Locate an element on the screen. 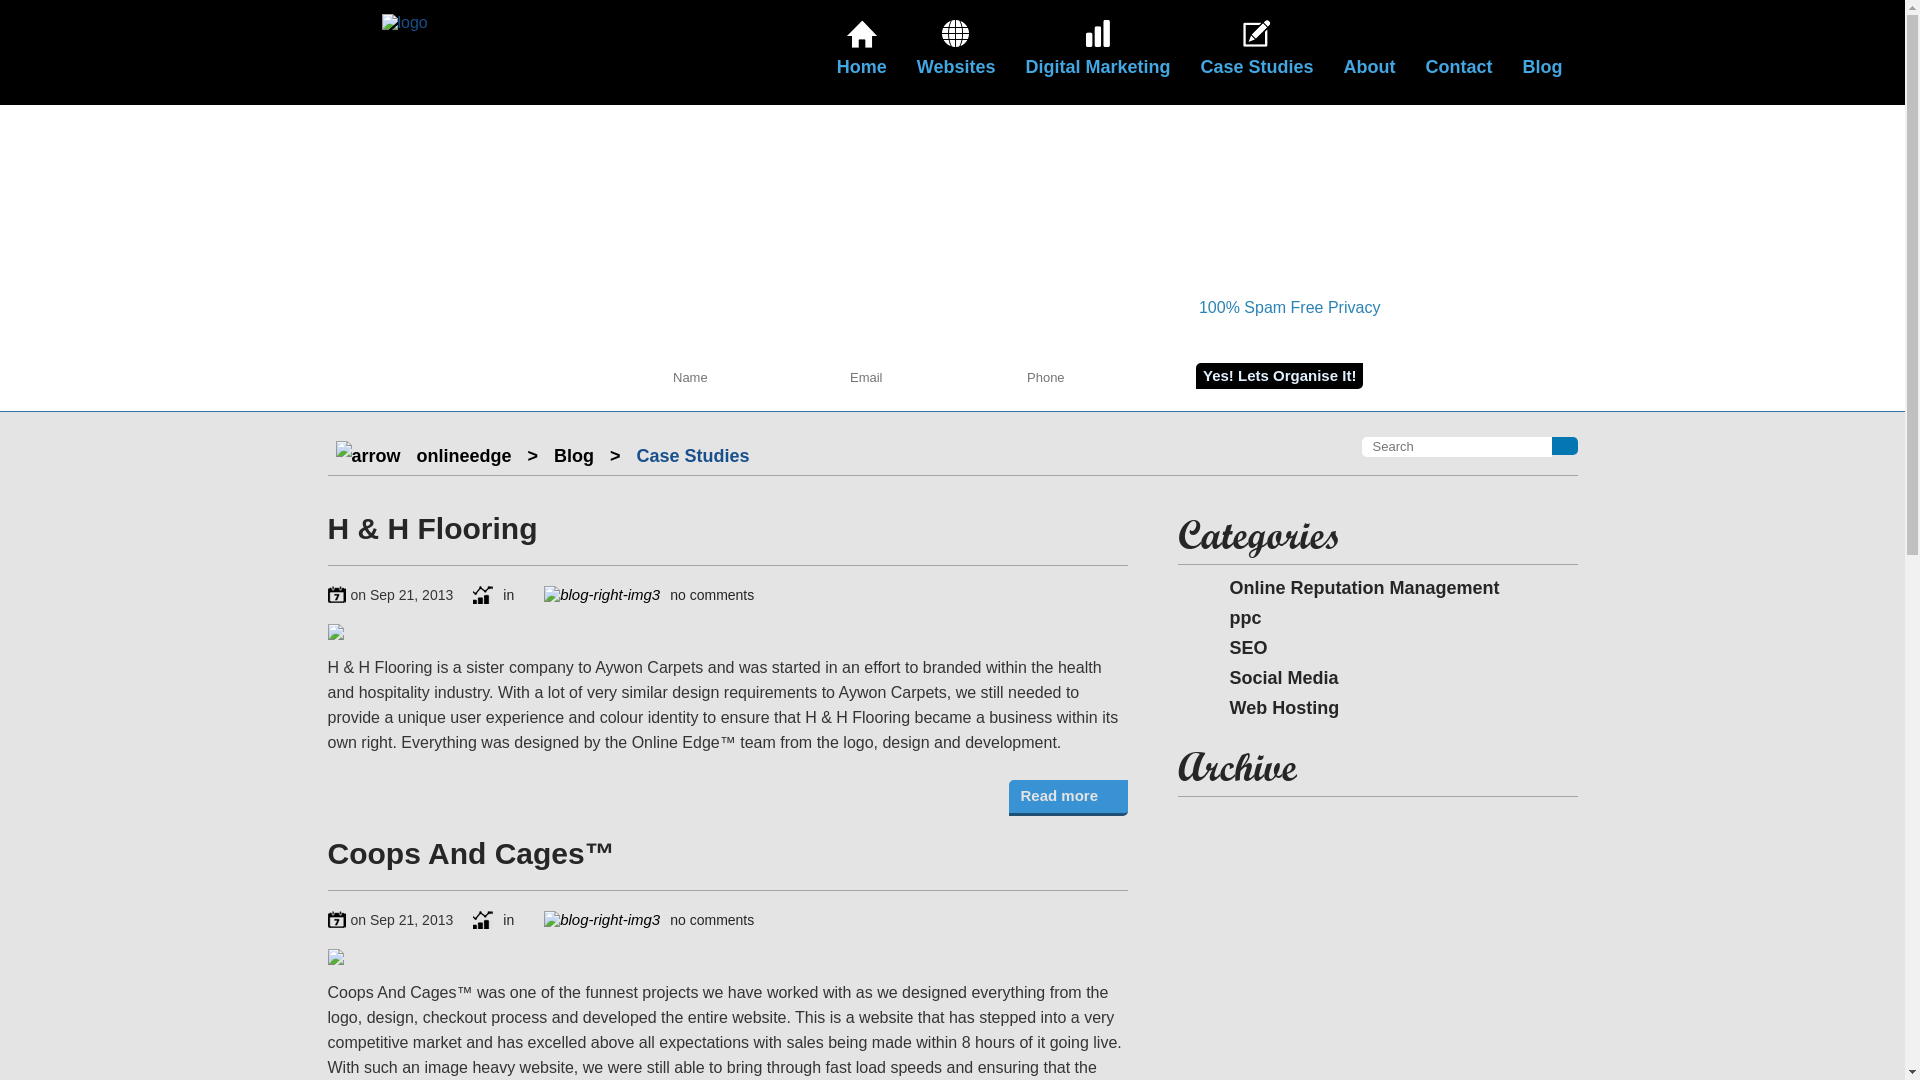 The image size is (1920, 1080). 'blog-right-img3' is located at coordinates (600, 593).